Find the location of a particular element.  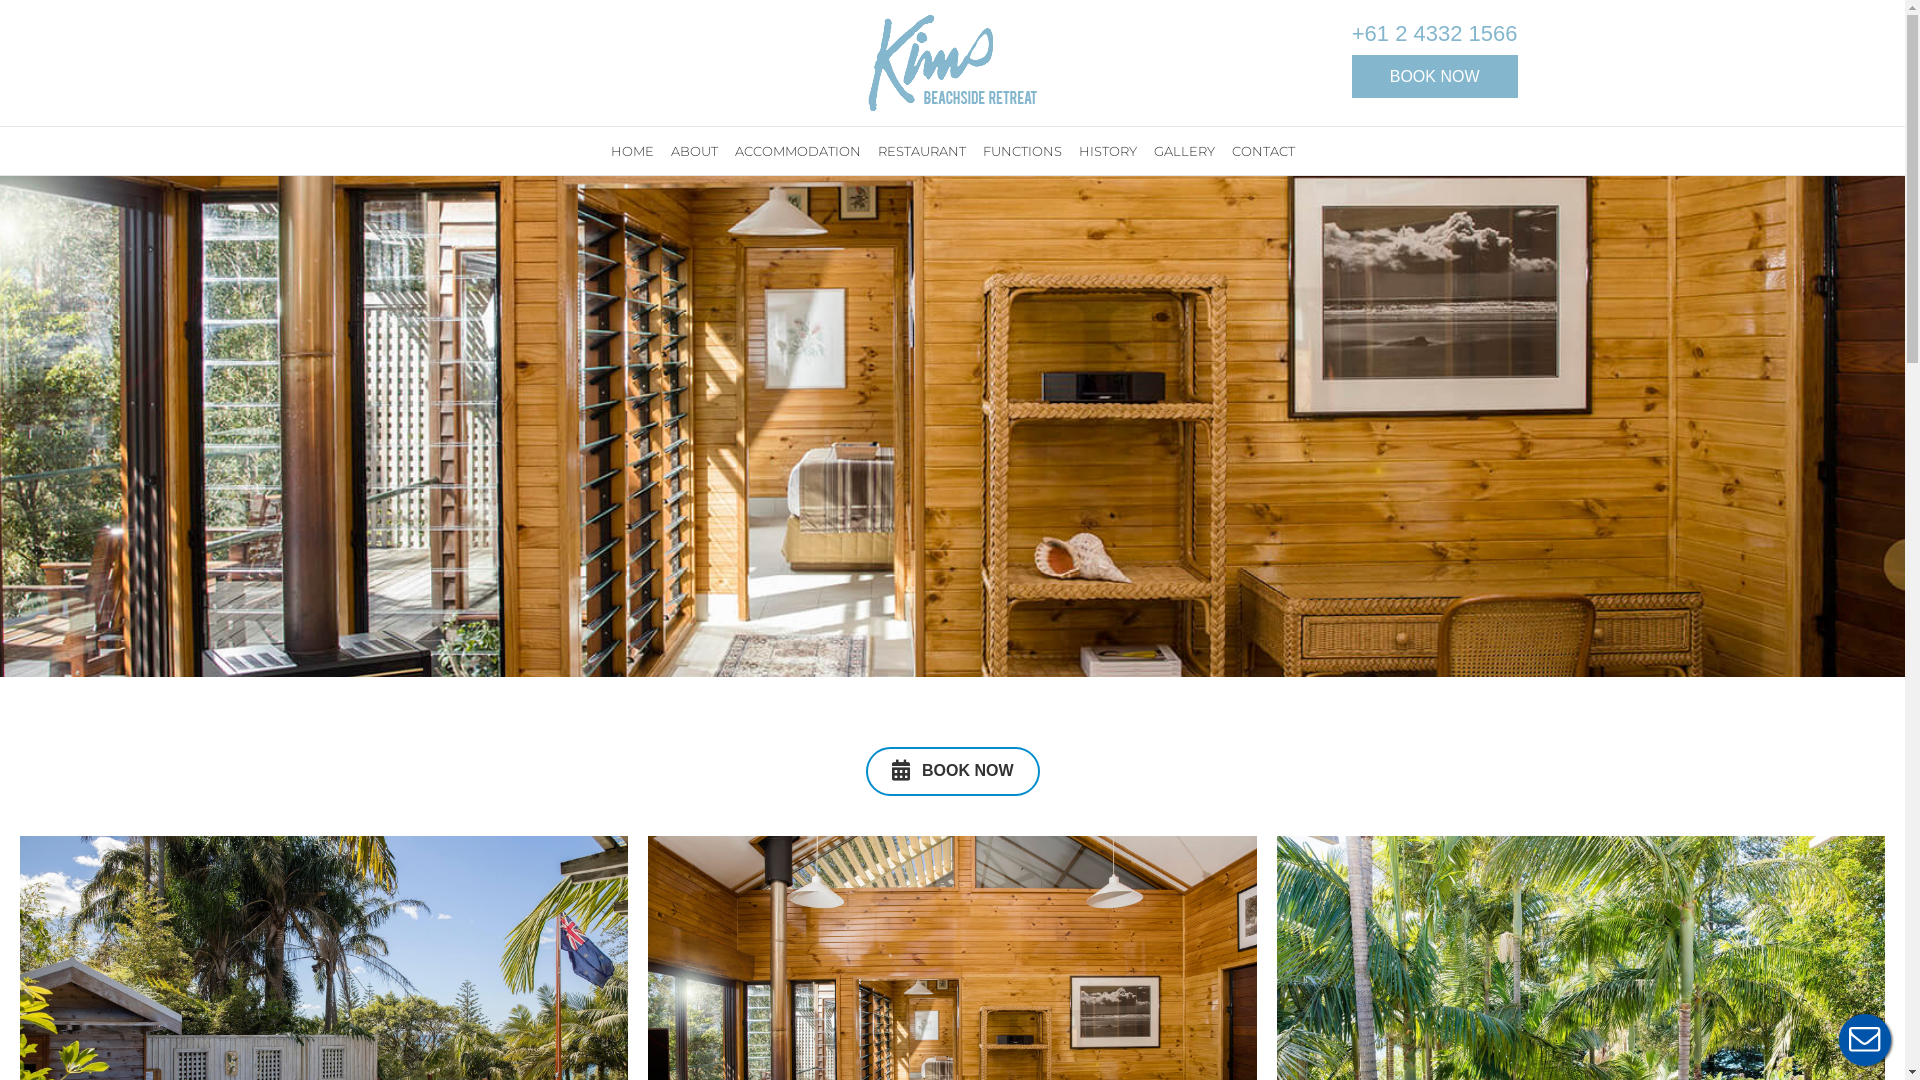

'FUNCTIONS' is located at coordinates (975, 149).